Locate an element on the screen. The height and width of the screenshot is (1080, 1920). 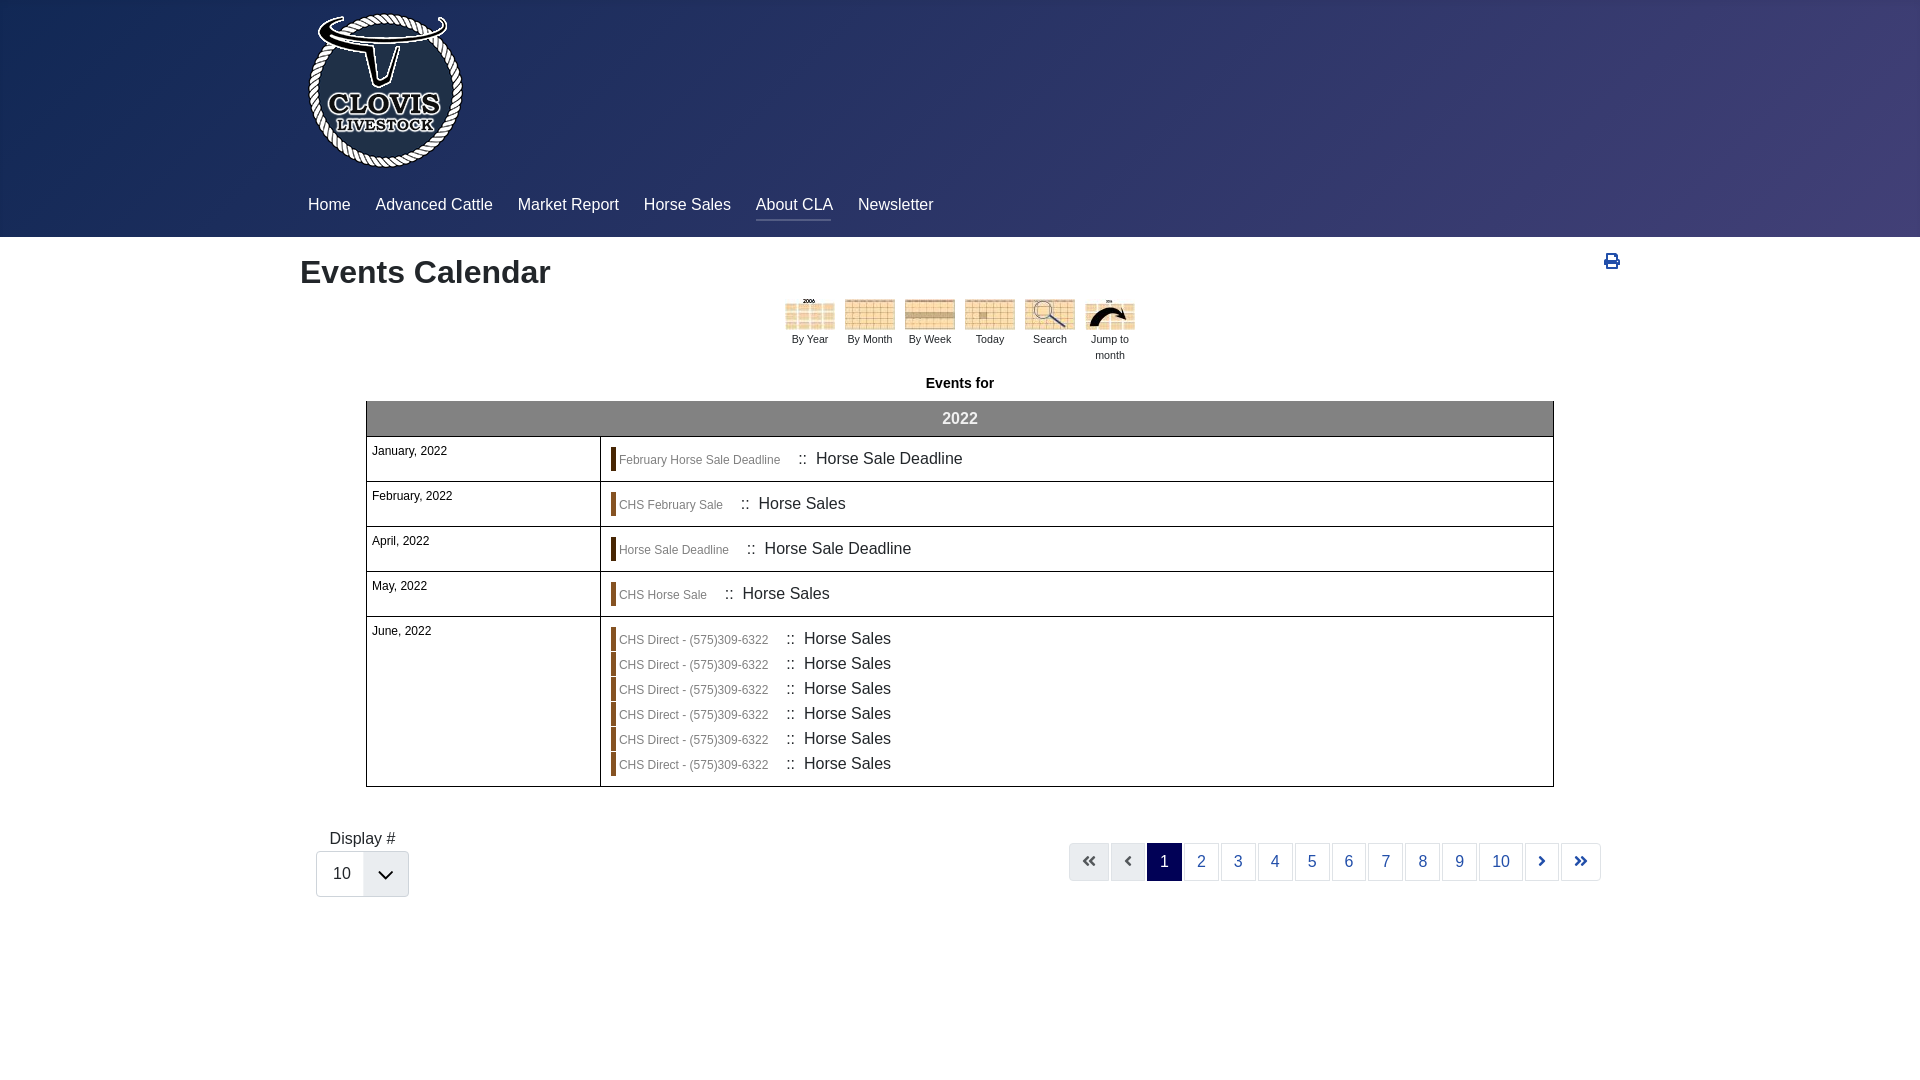
'1' is located at coordinates (1147, 860).